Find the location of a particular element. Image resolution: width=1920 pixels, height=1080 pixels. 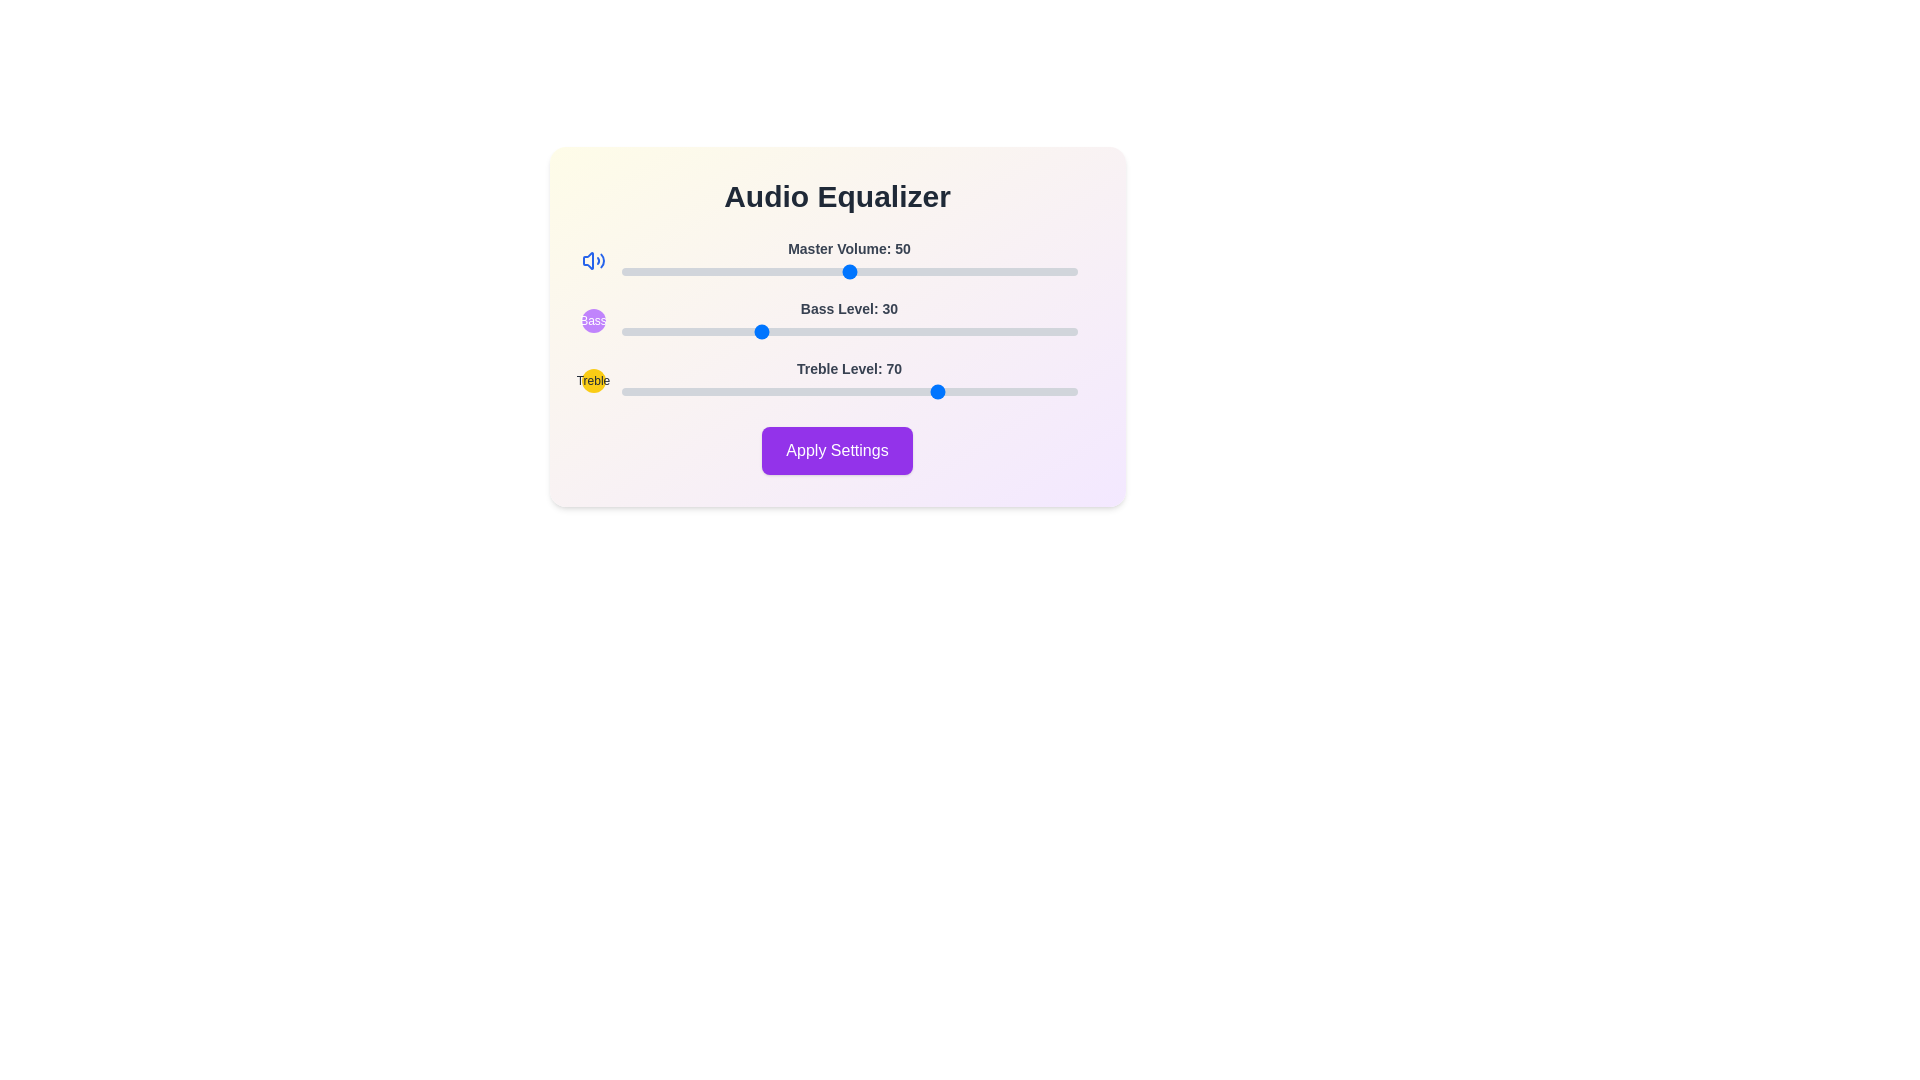

and drag the 'Bass Level: 30' range slider in the audio equalizer interface to adjust the bass level is located at coordinates (837, 319).